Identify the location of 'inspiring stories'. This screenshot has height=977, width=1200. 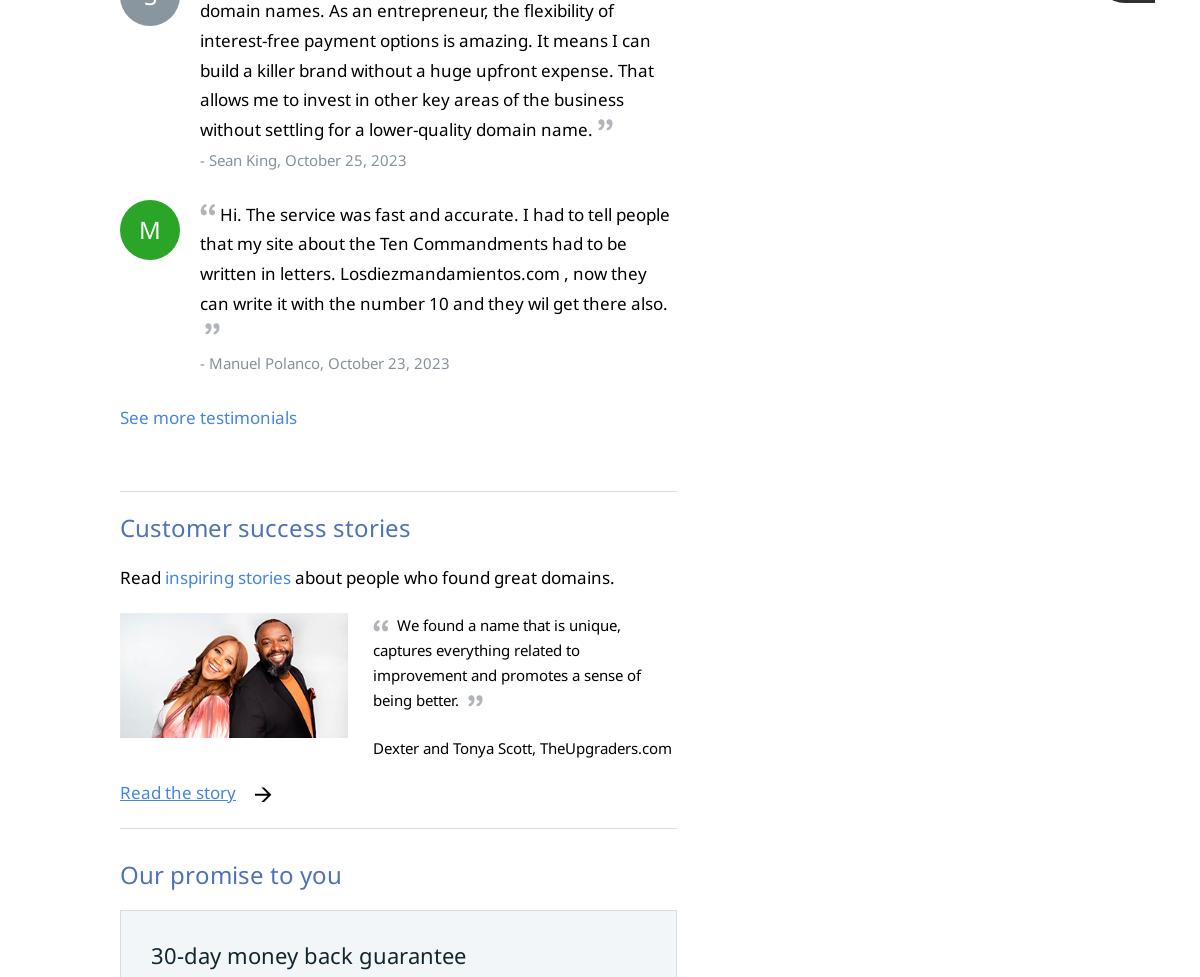
(164, 576).